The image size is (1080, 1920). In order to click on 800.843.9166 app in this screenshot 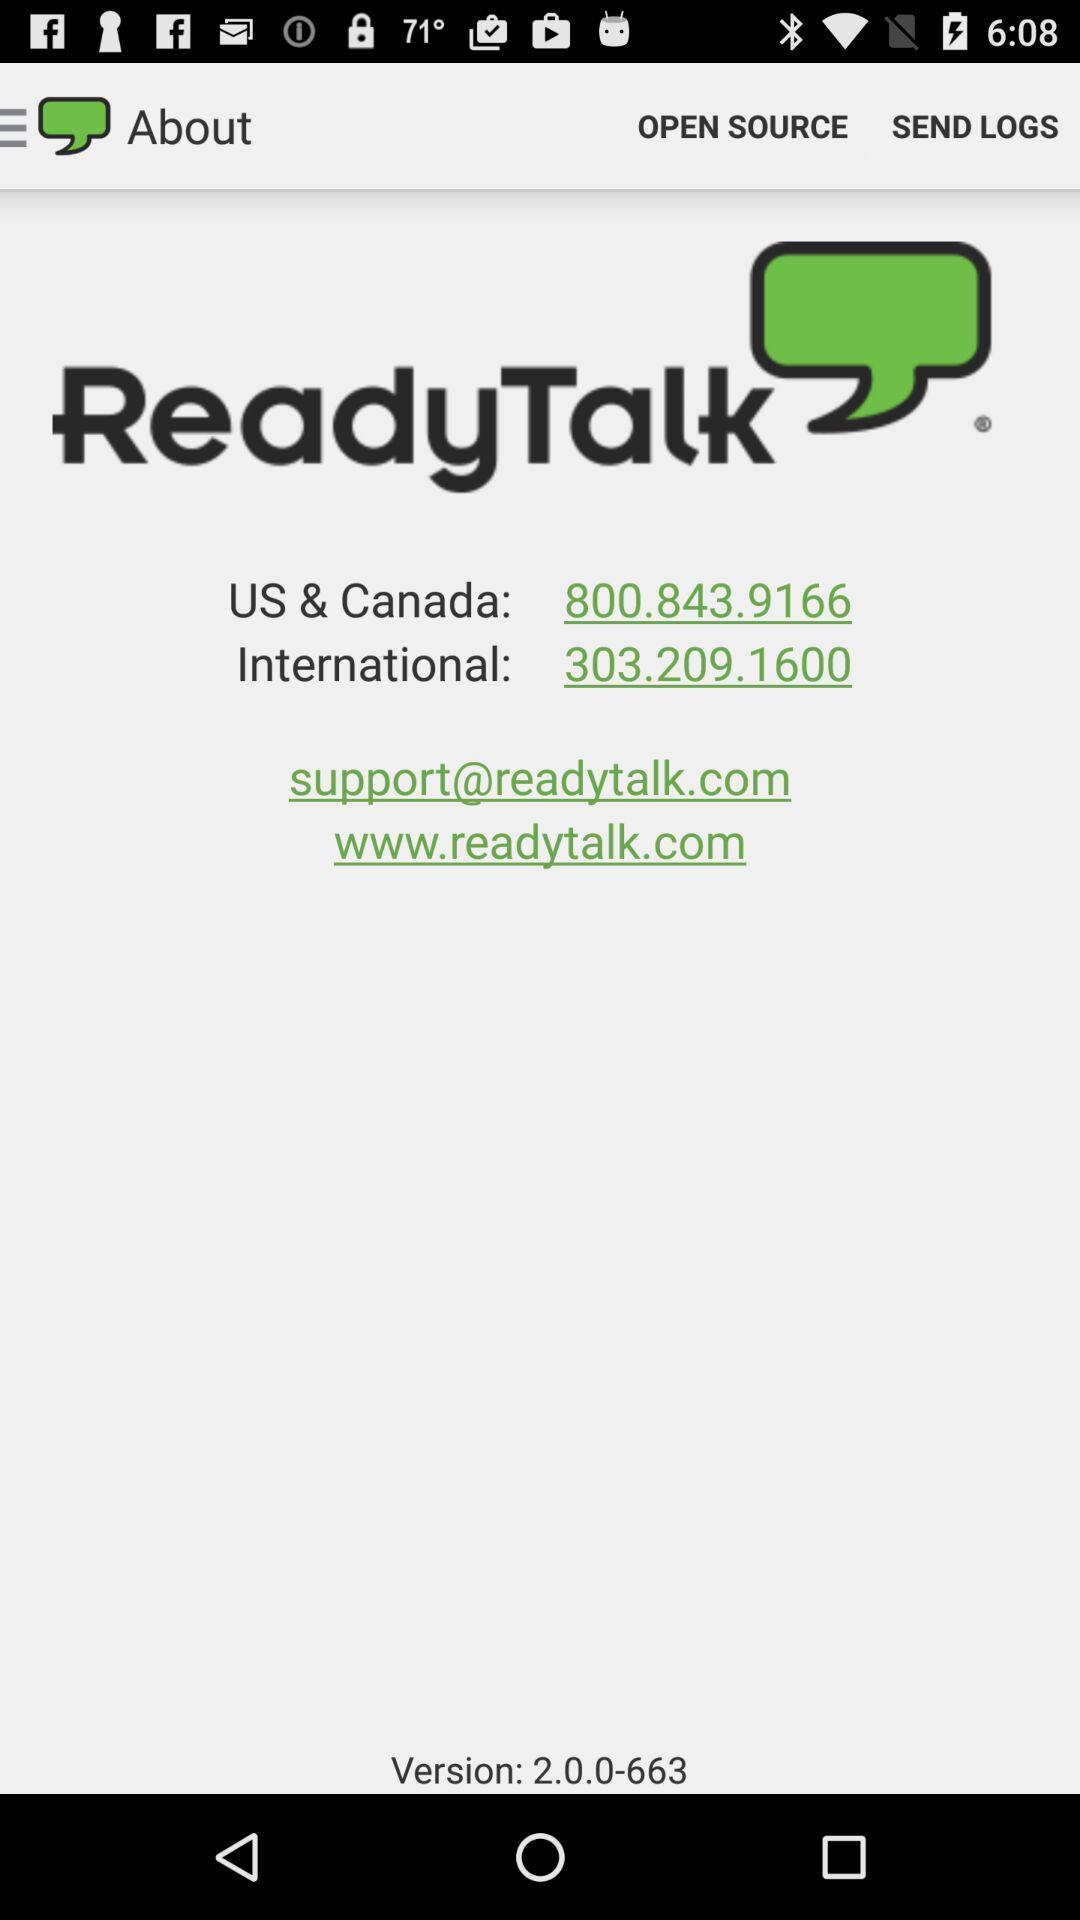, I will do `click(707, 597)`.